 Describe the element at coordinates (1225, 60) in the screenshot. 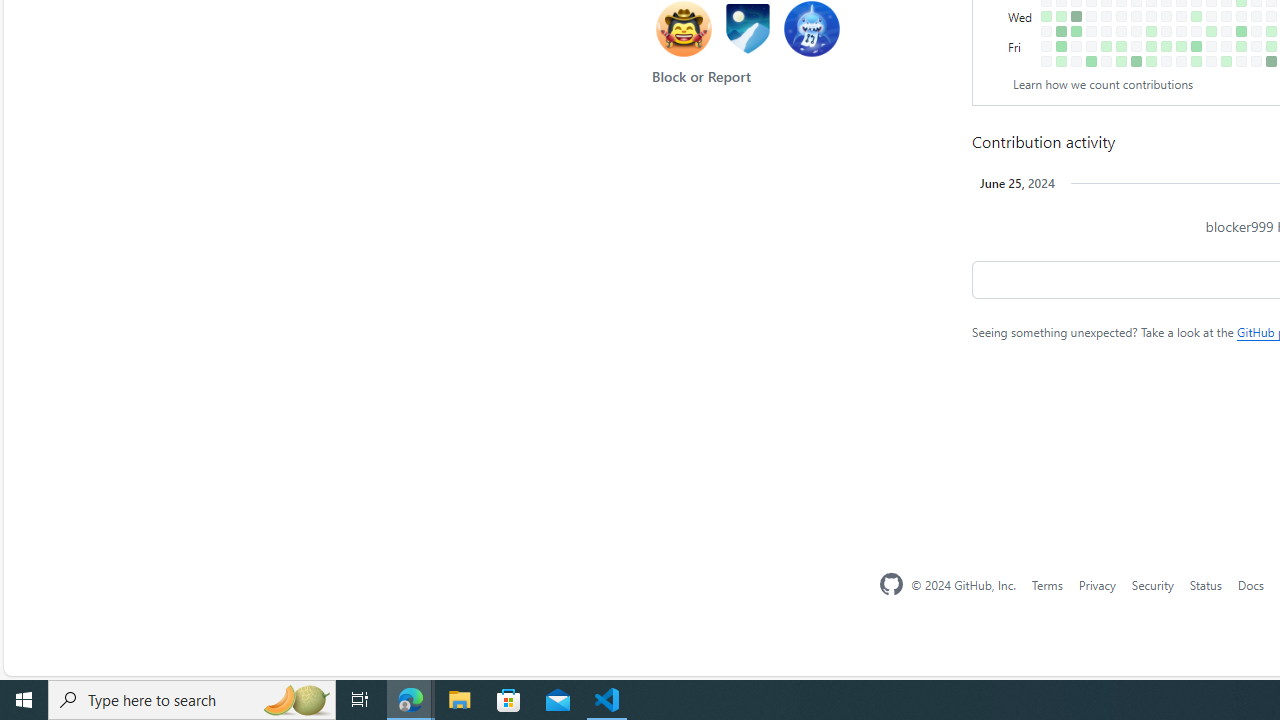

I see `'3 contributions on March 30th.'` at that location.